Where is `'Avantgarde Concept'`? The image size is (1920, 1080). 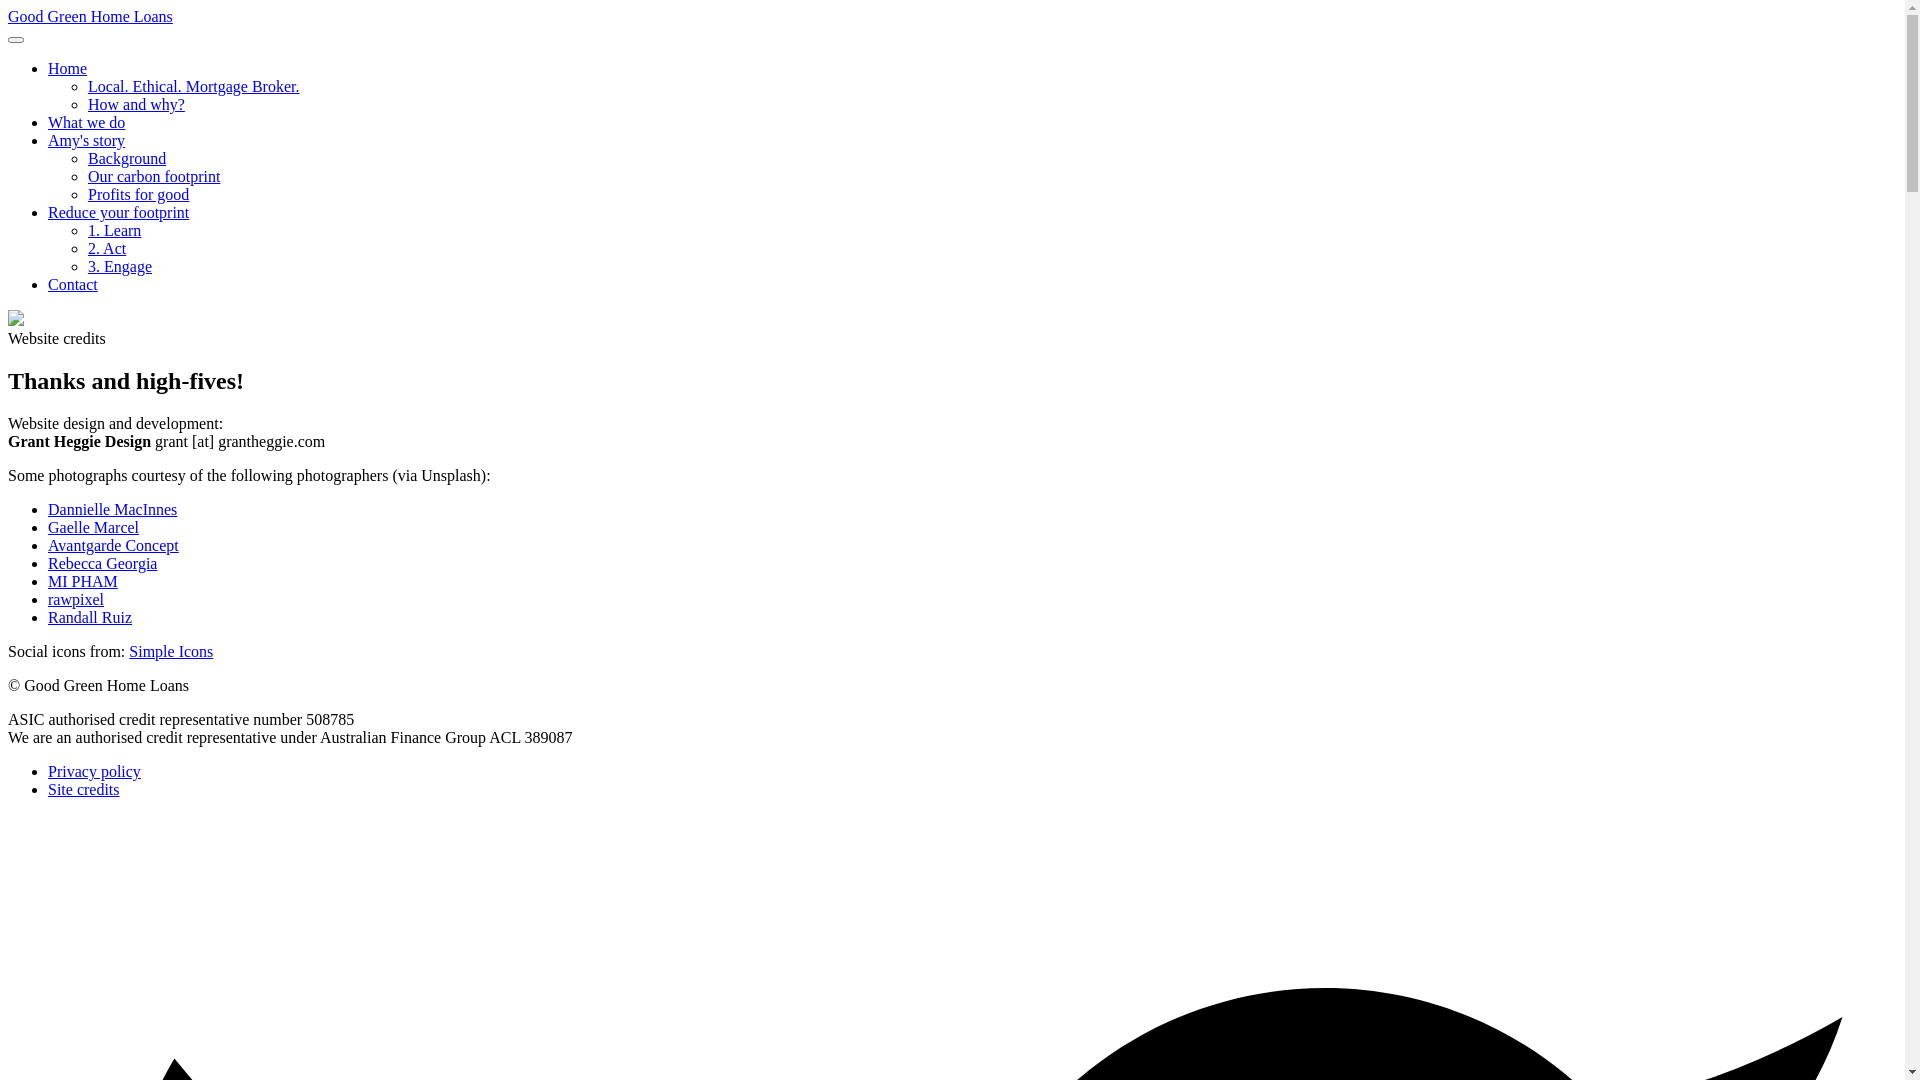
'Avantgarde Concept' is located at coordinates (112, 545).